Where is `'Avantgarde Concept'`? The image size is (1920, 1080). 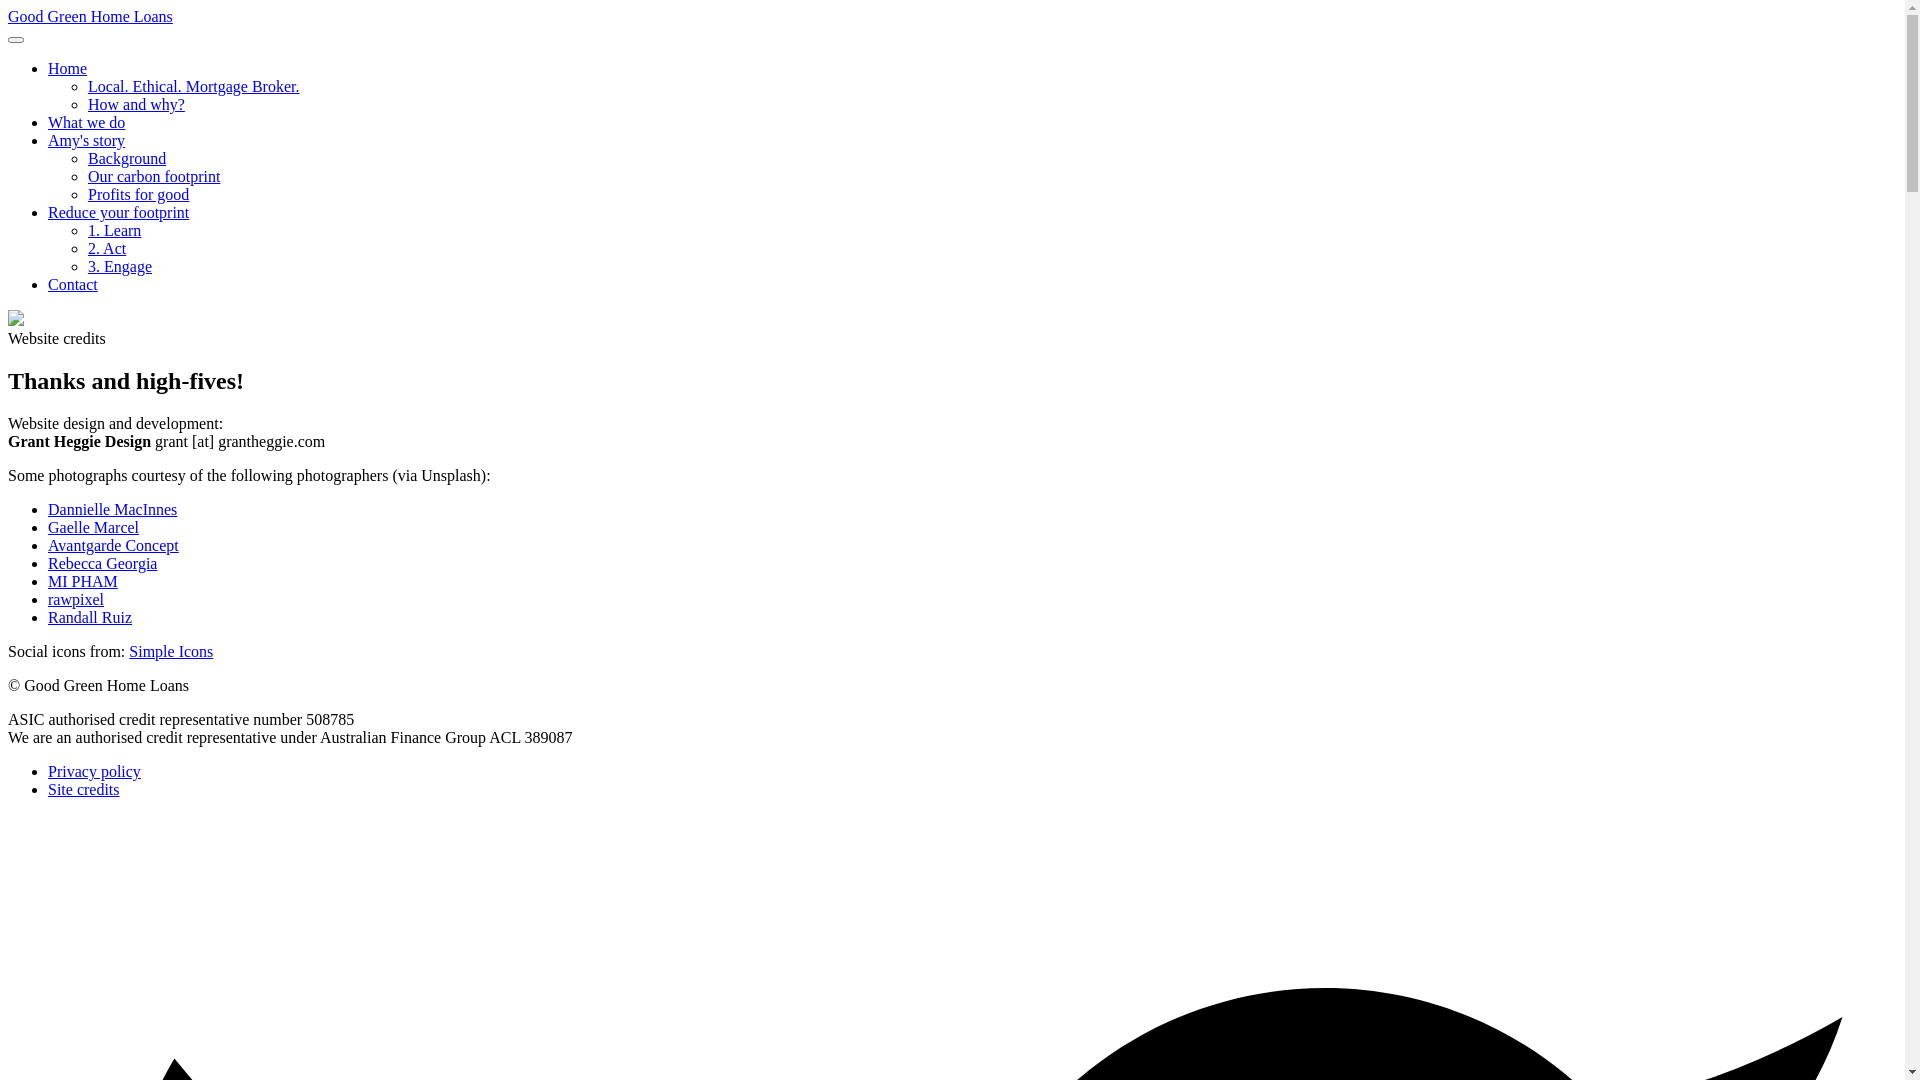
'Avantgarde Concept' is located at coordinates (112, 545).